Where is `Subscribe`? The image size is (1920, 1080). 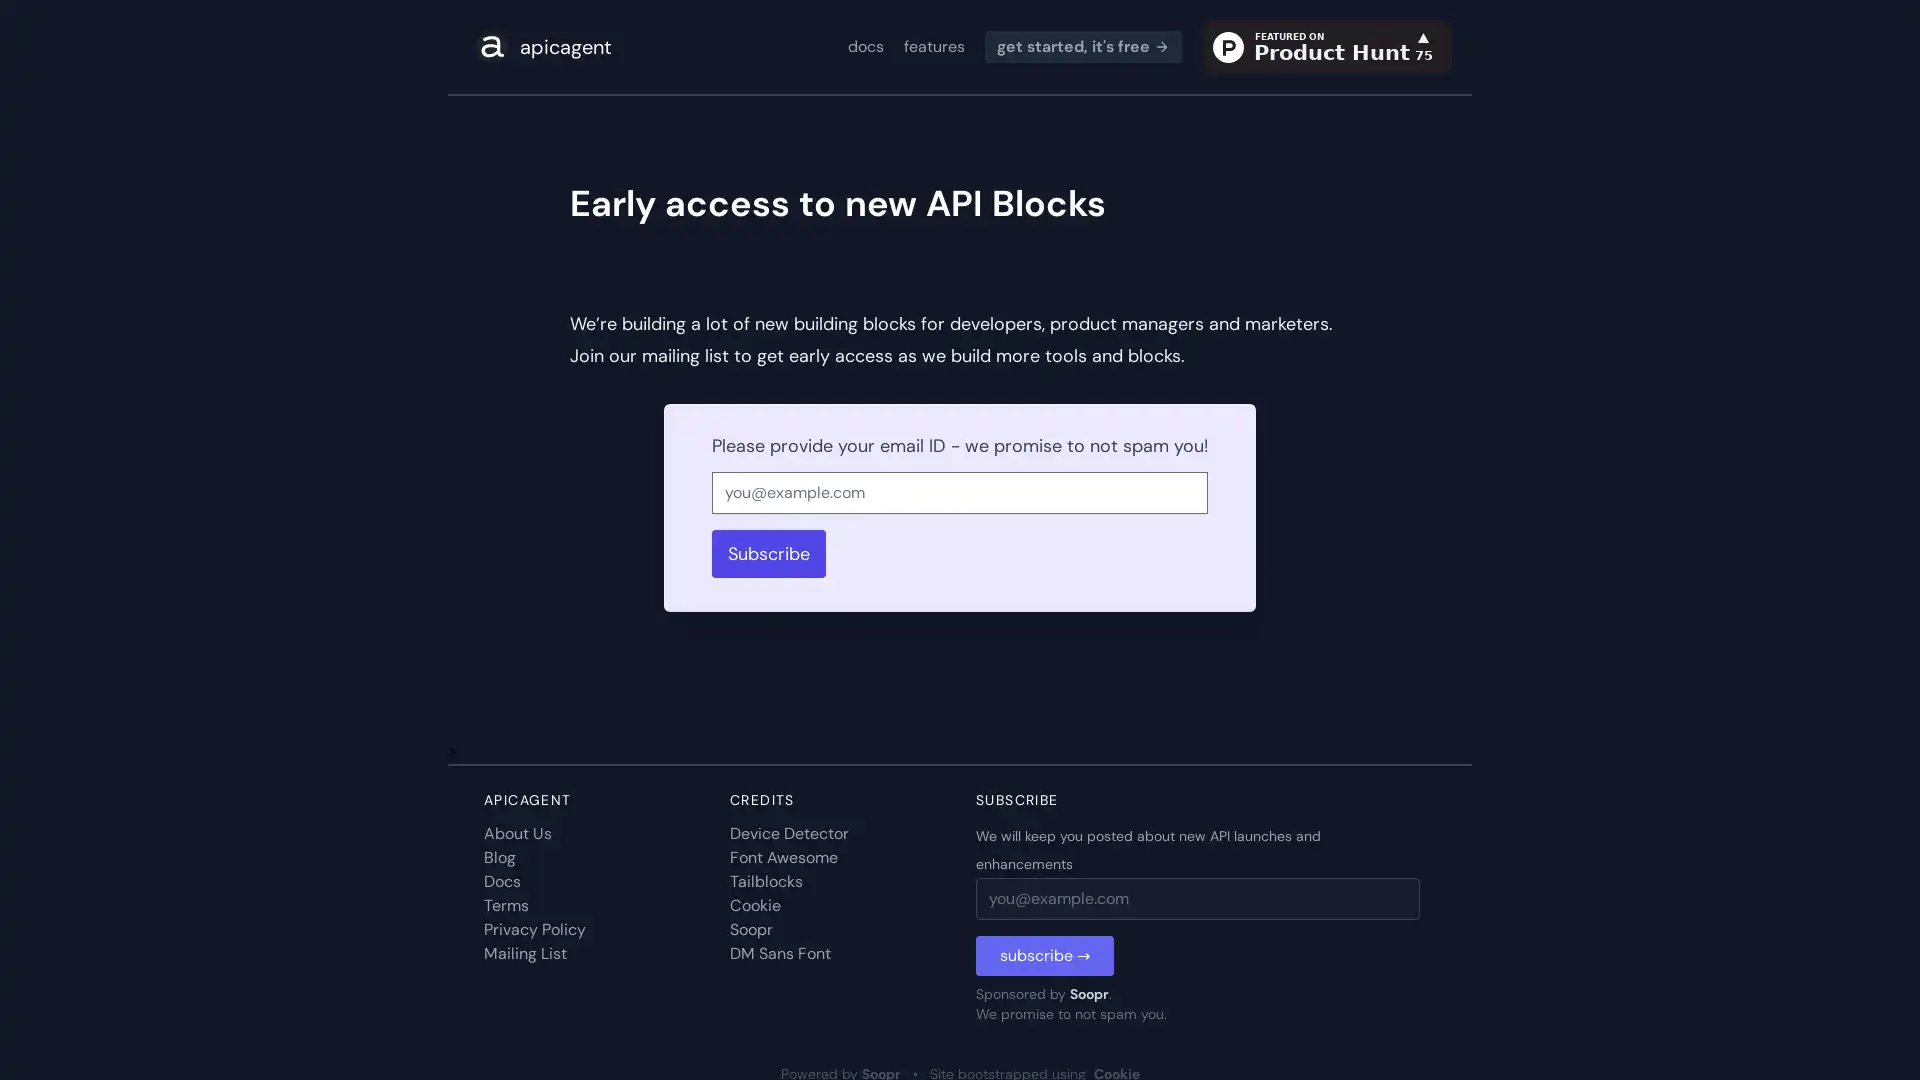 Subscribe is located at coordinates (767, 554).